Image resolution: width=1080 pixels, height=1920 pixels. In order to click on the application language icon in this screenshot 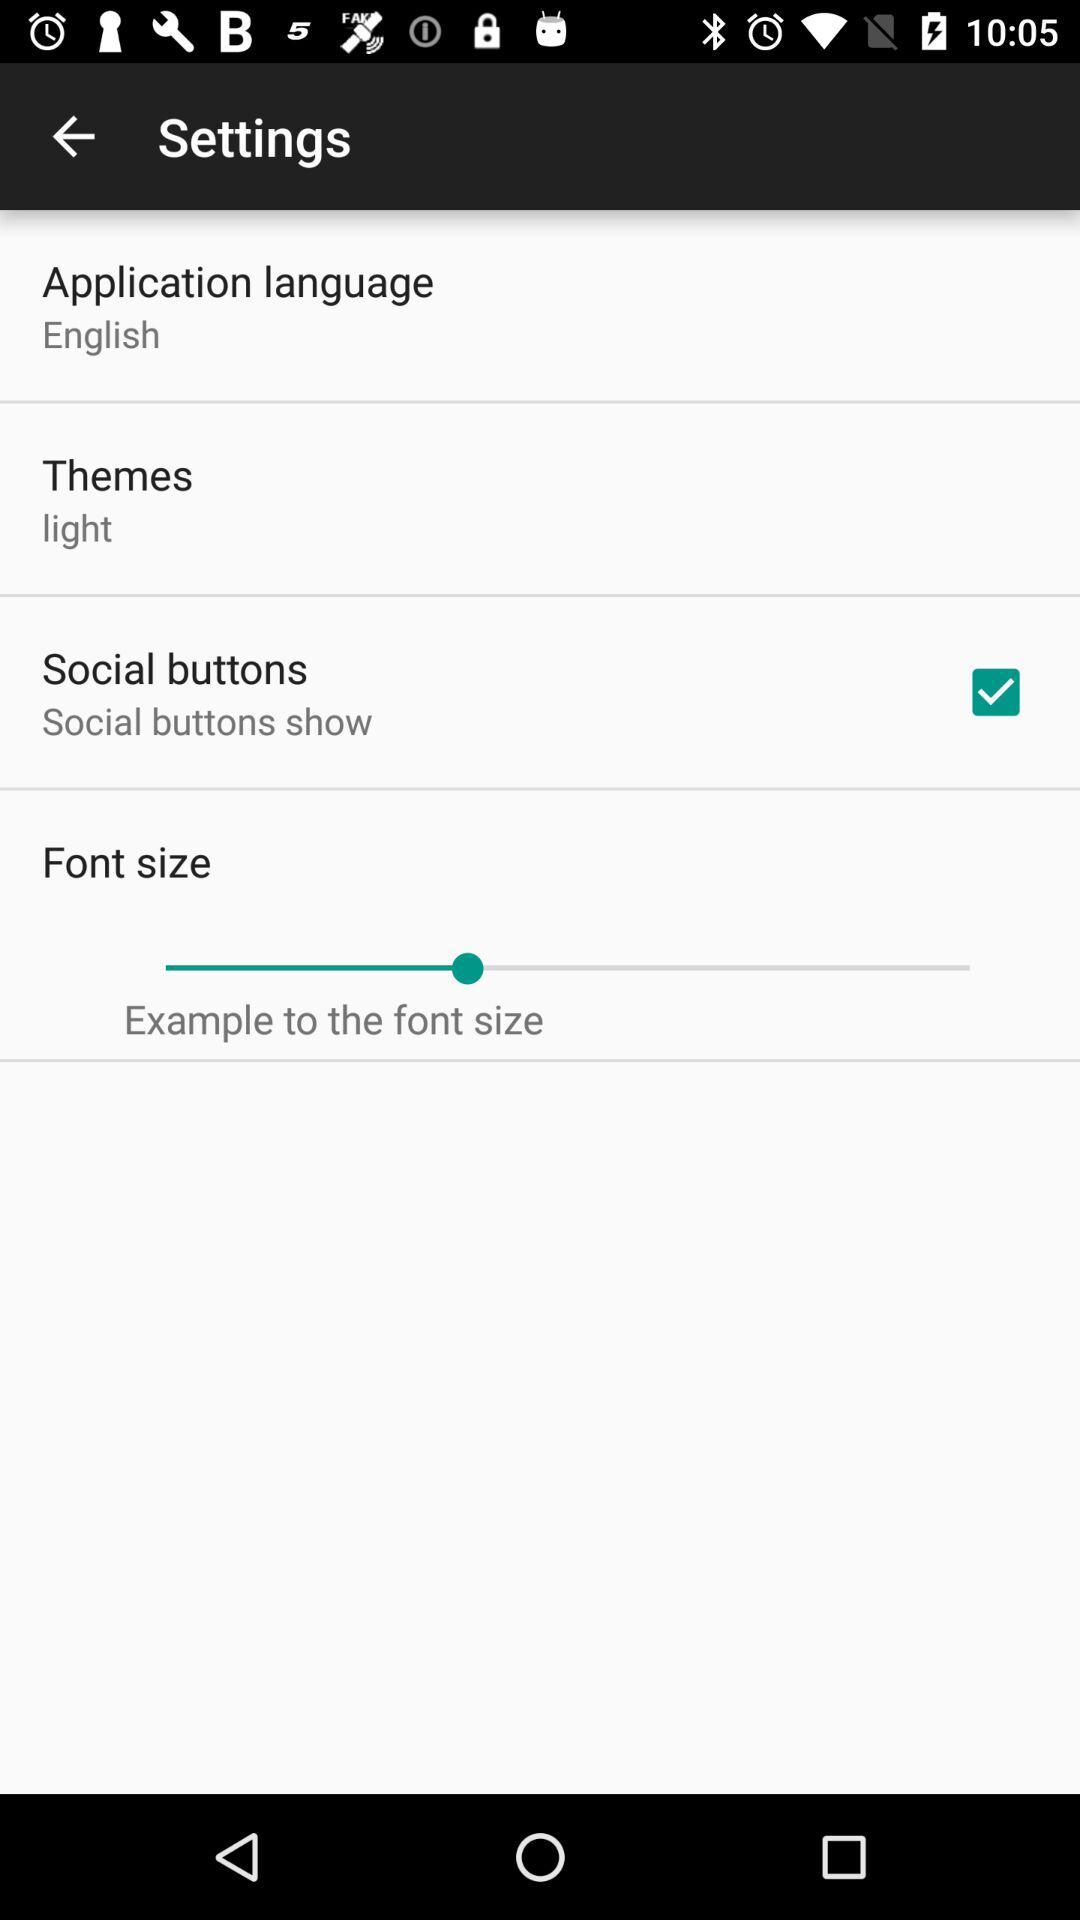, I will do `click(237, 279)`.